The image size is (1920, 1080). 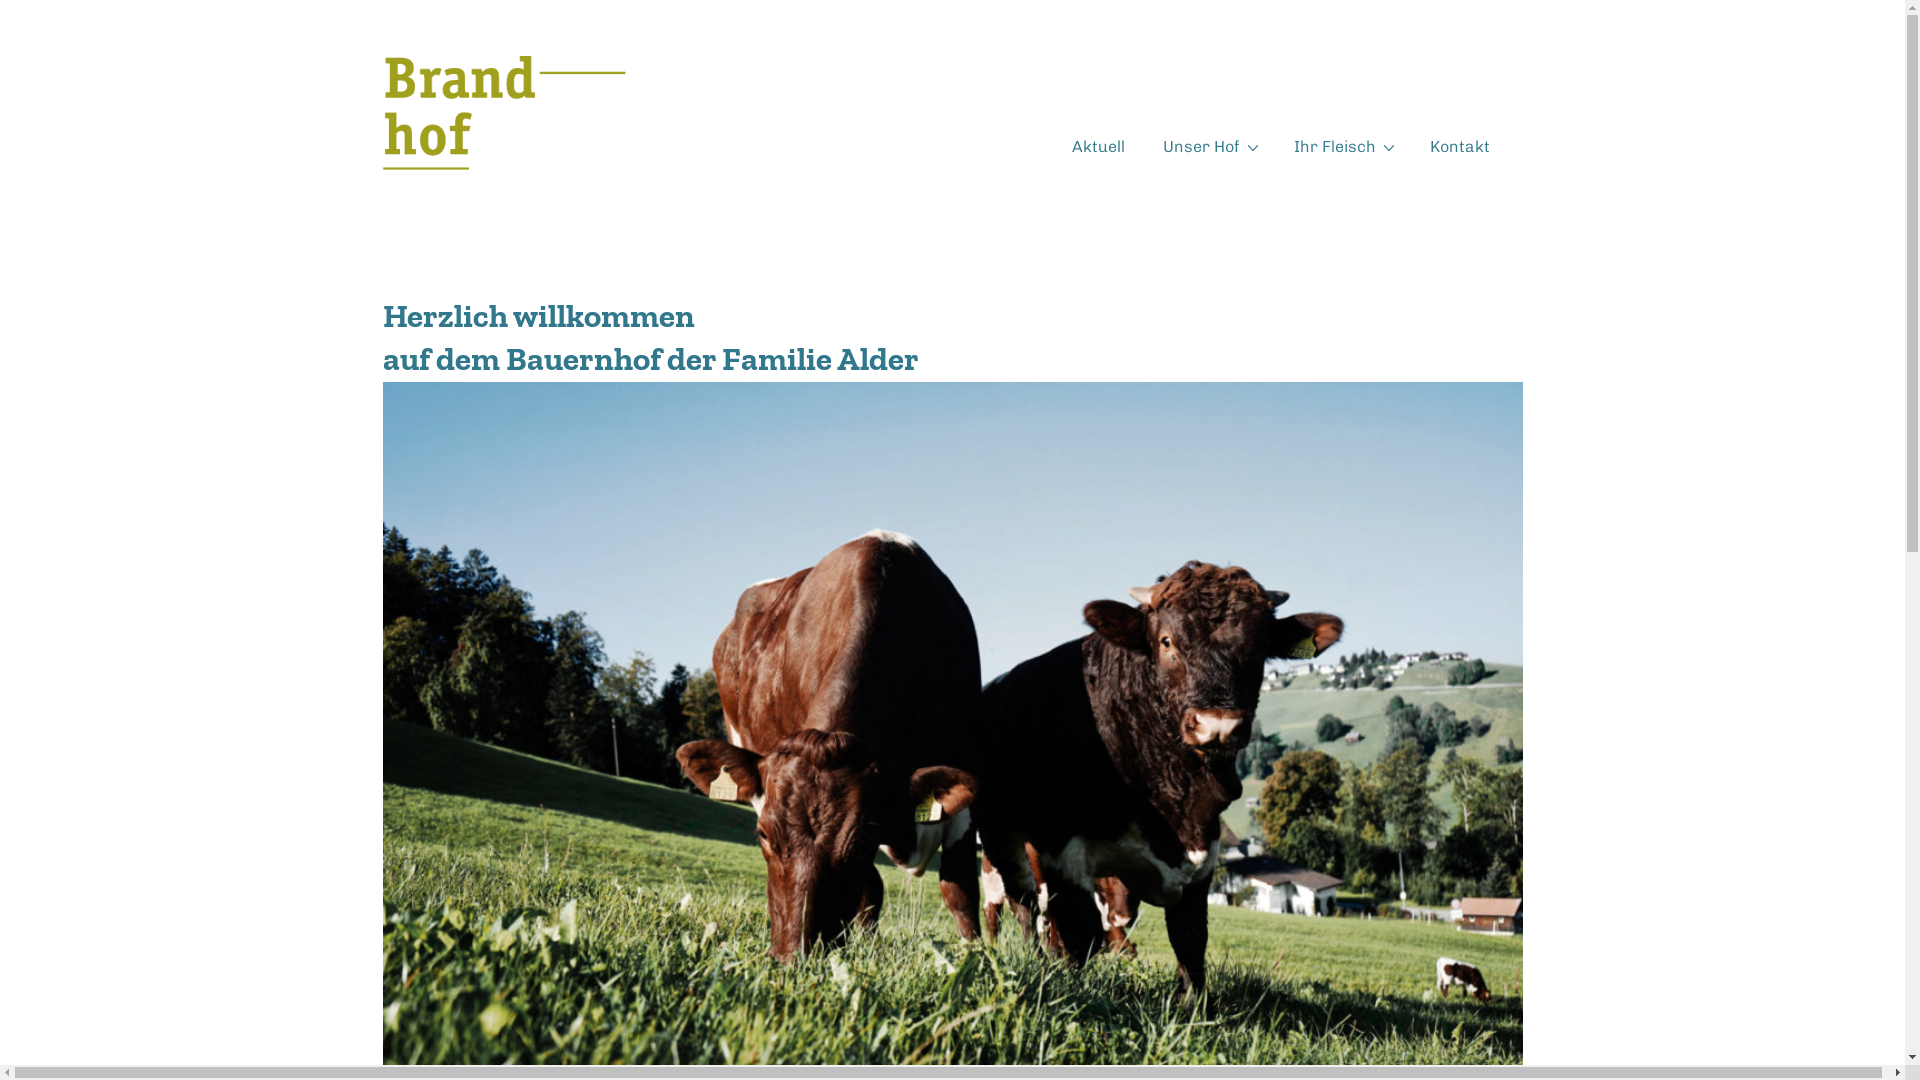 What do you see at coordinates (1207, 145) in the screenshot?
I see `'Unser Hof'` at bounding box center [1207, 145].